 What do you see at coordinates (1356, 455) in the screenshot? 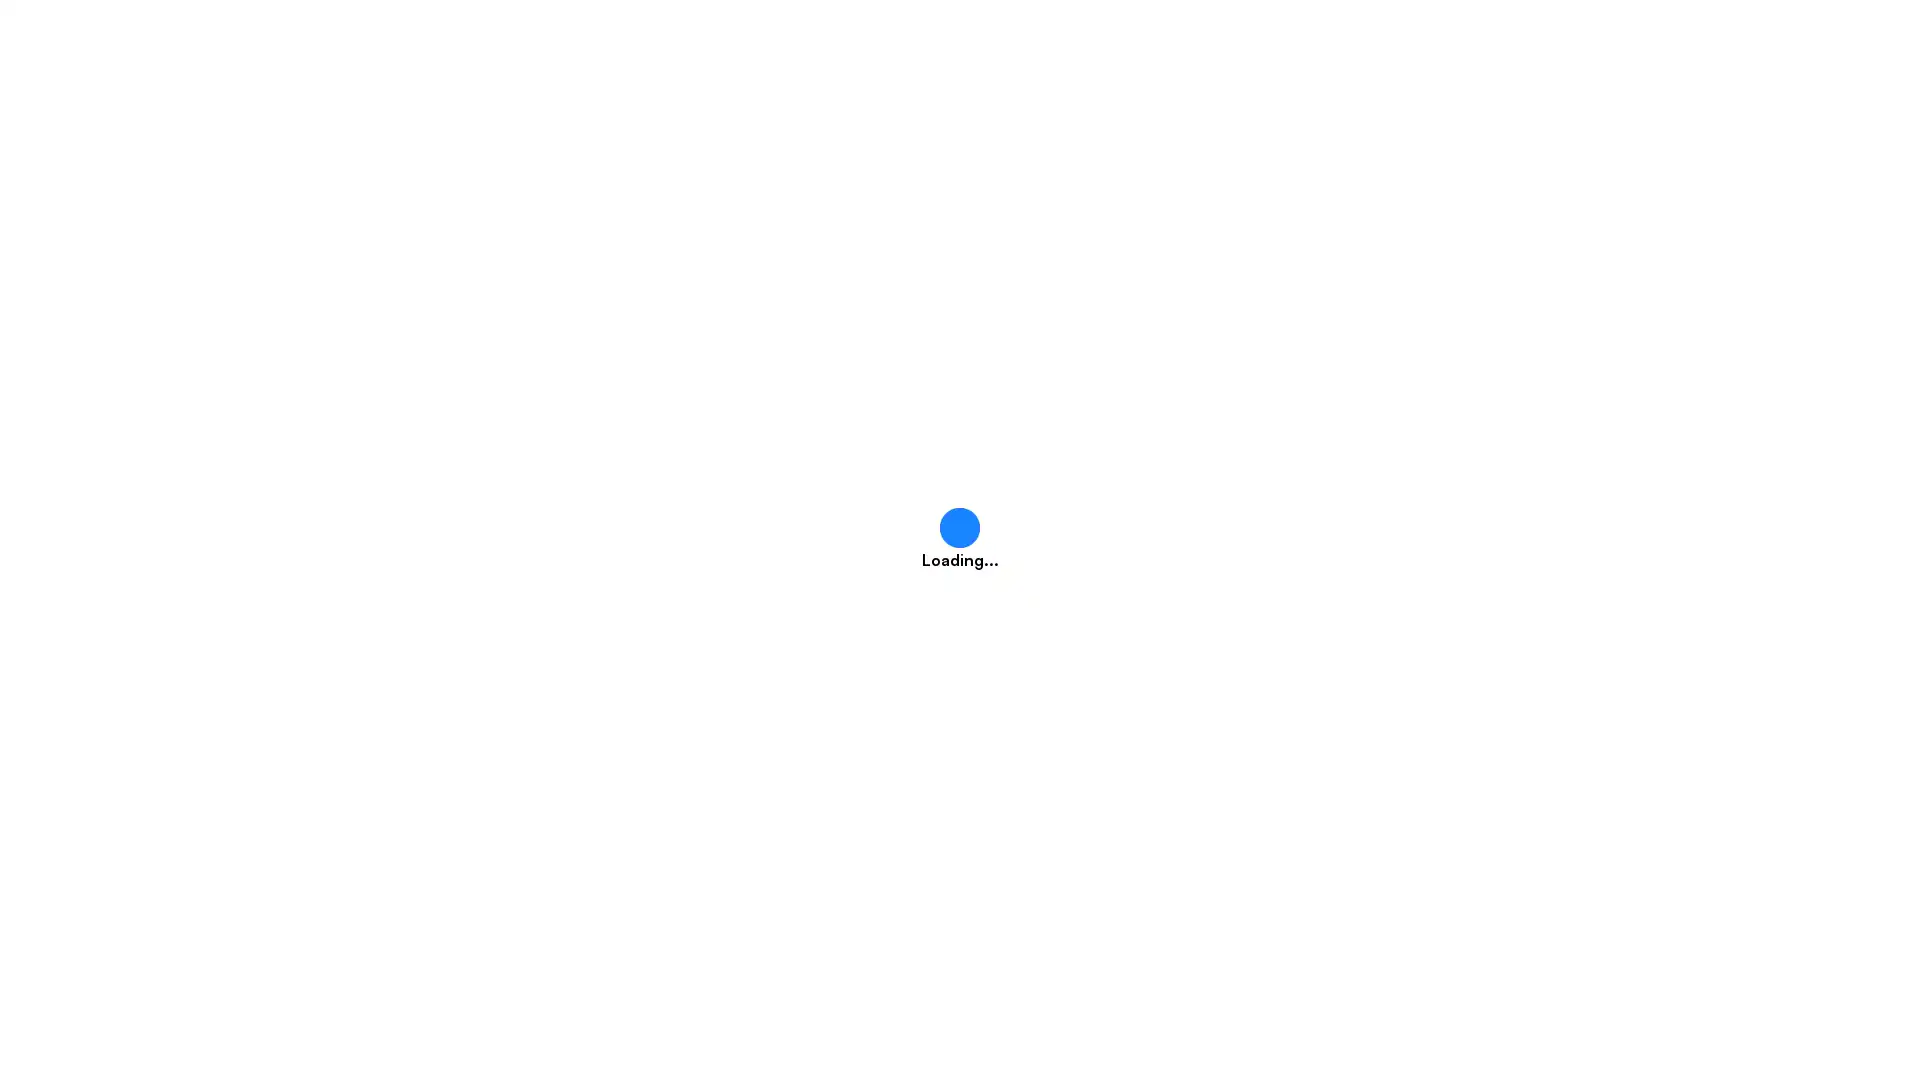
I see `GO` at bounding box center [1356, 455].